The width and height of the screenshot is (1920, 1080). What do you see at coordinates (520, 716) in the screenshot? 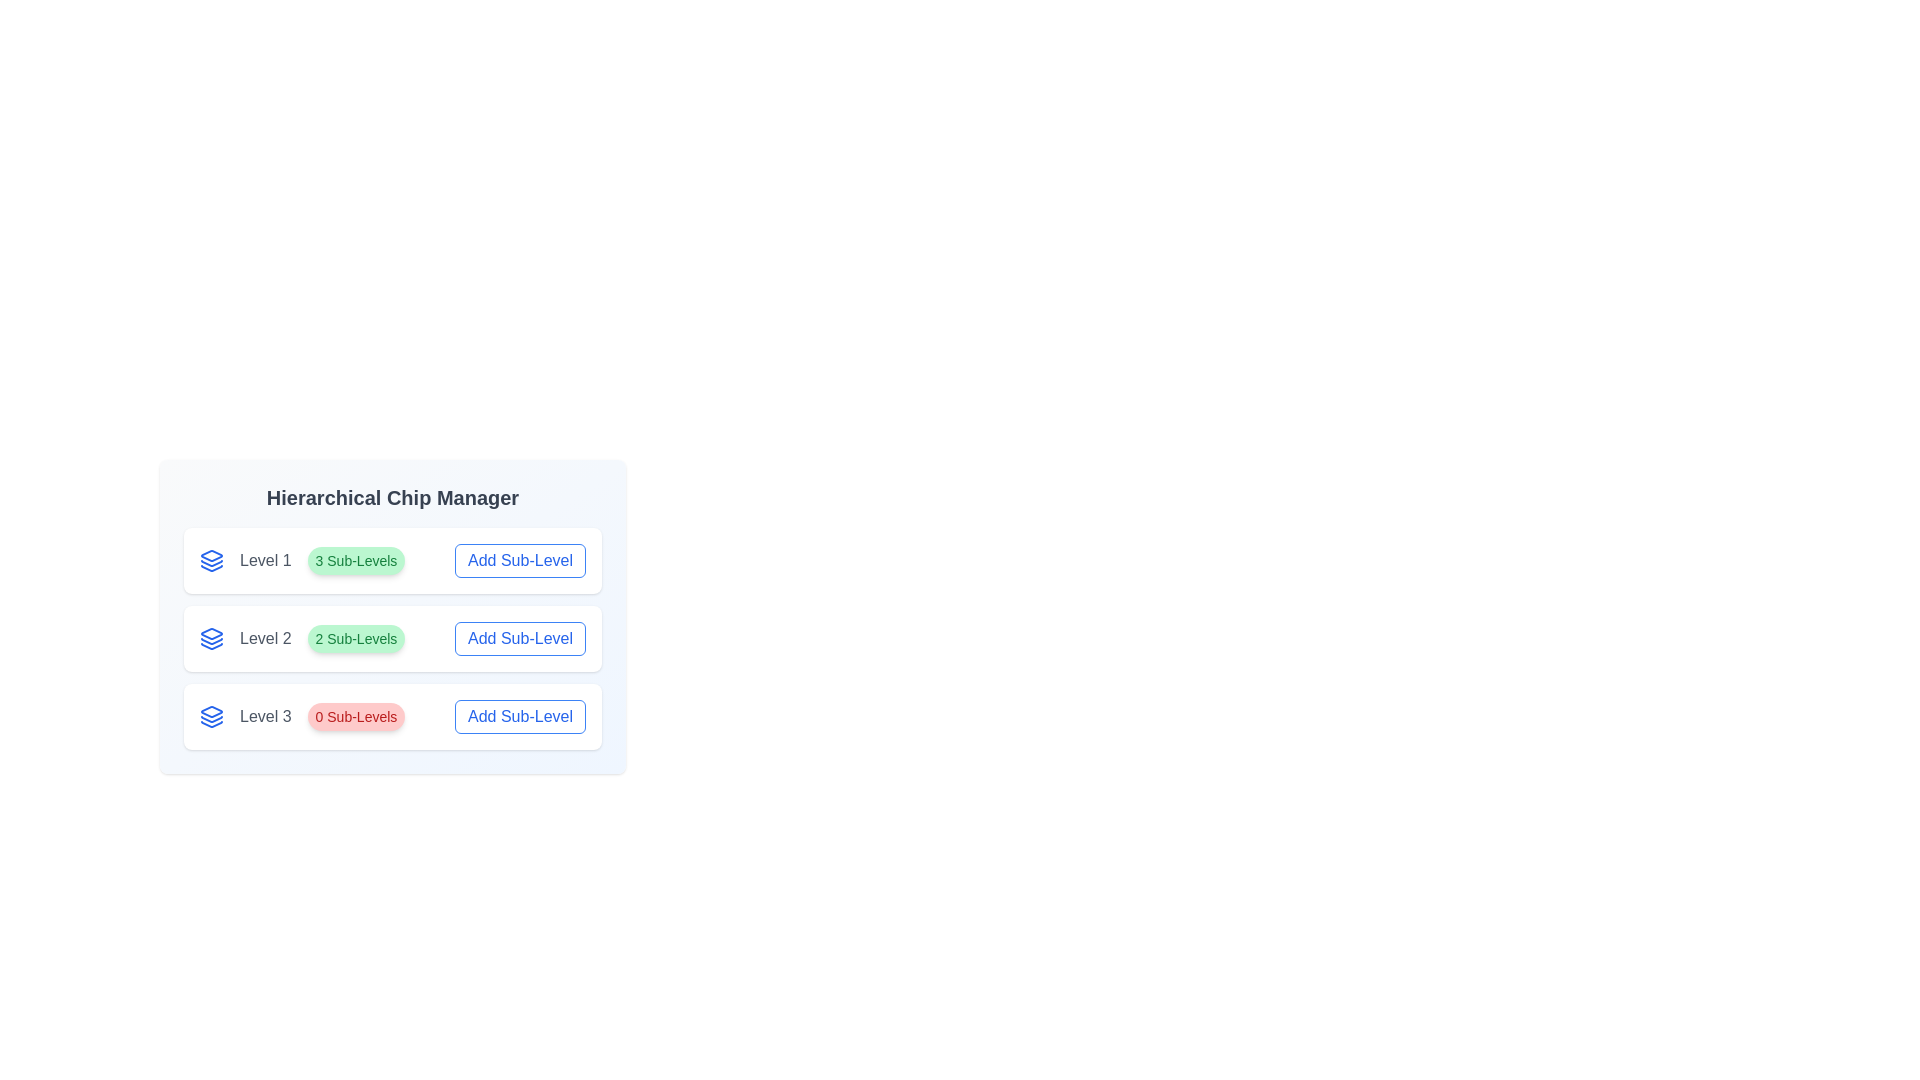
I see `the 'Add Sub-Level' button for Level 3` at bounding box center [520, 716].